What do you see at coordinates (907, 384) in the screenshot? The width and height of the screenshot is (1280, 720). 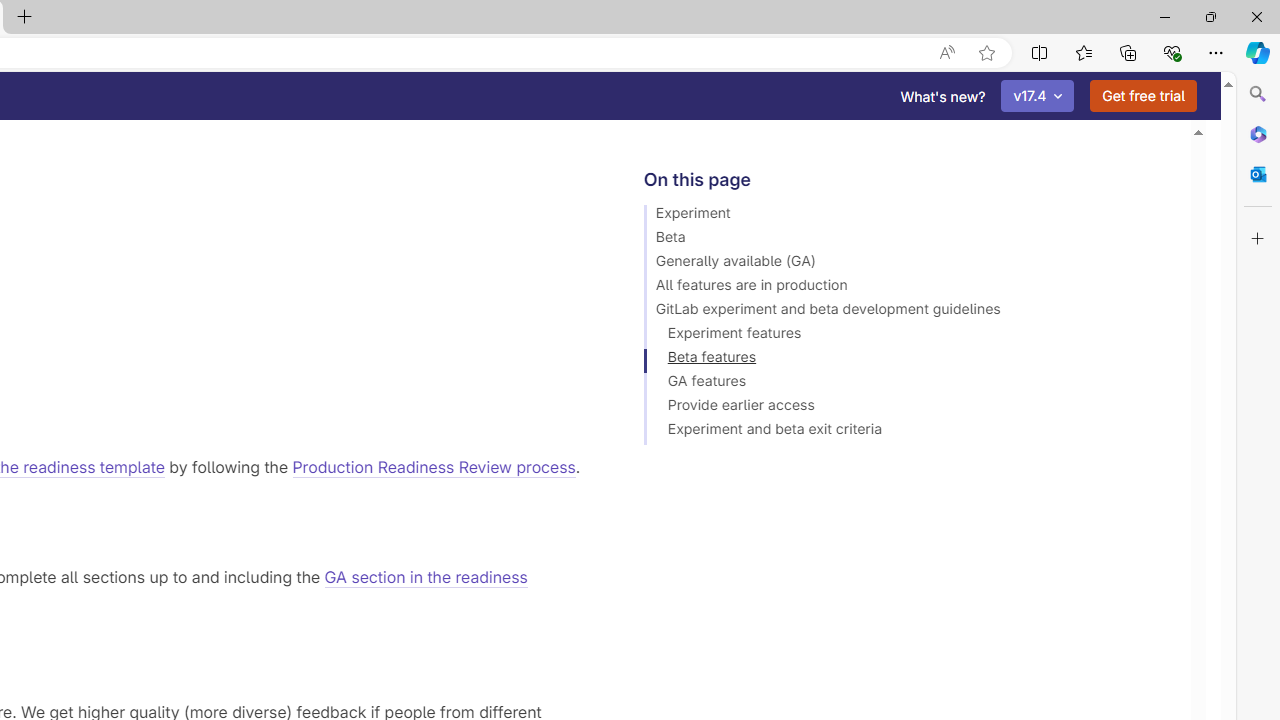 I see `'GA features'` at bounding box center [907, 384].